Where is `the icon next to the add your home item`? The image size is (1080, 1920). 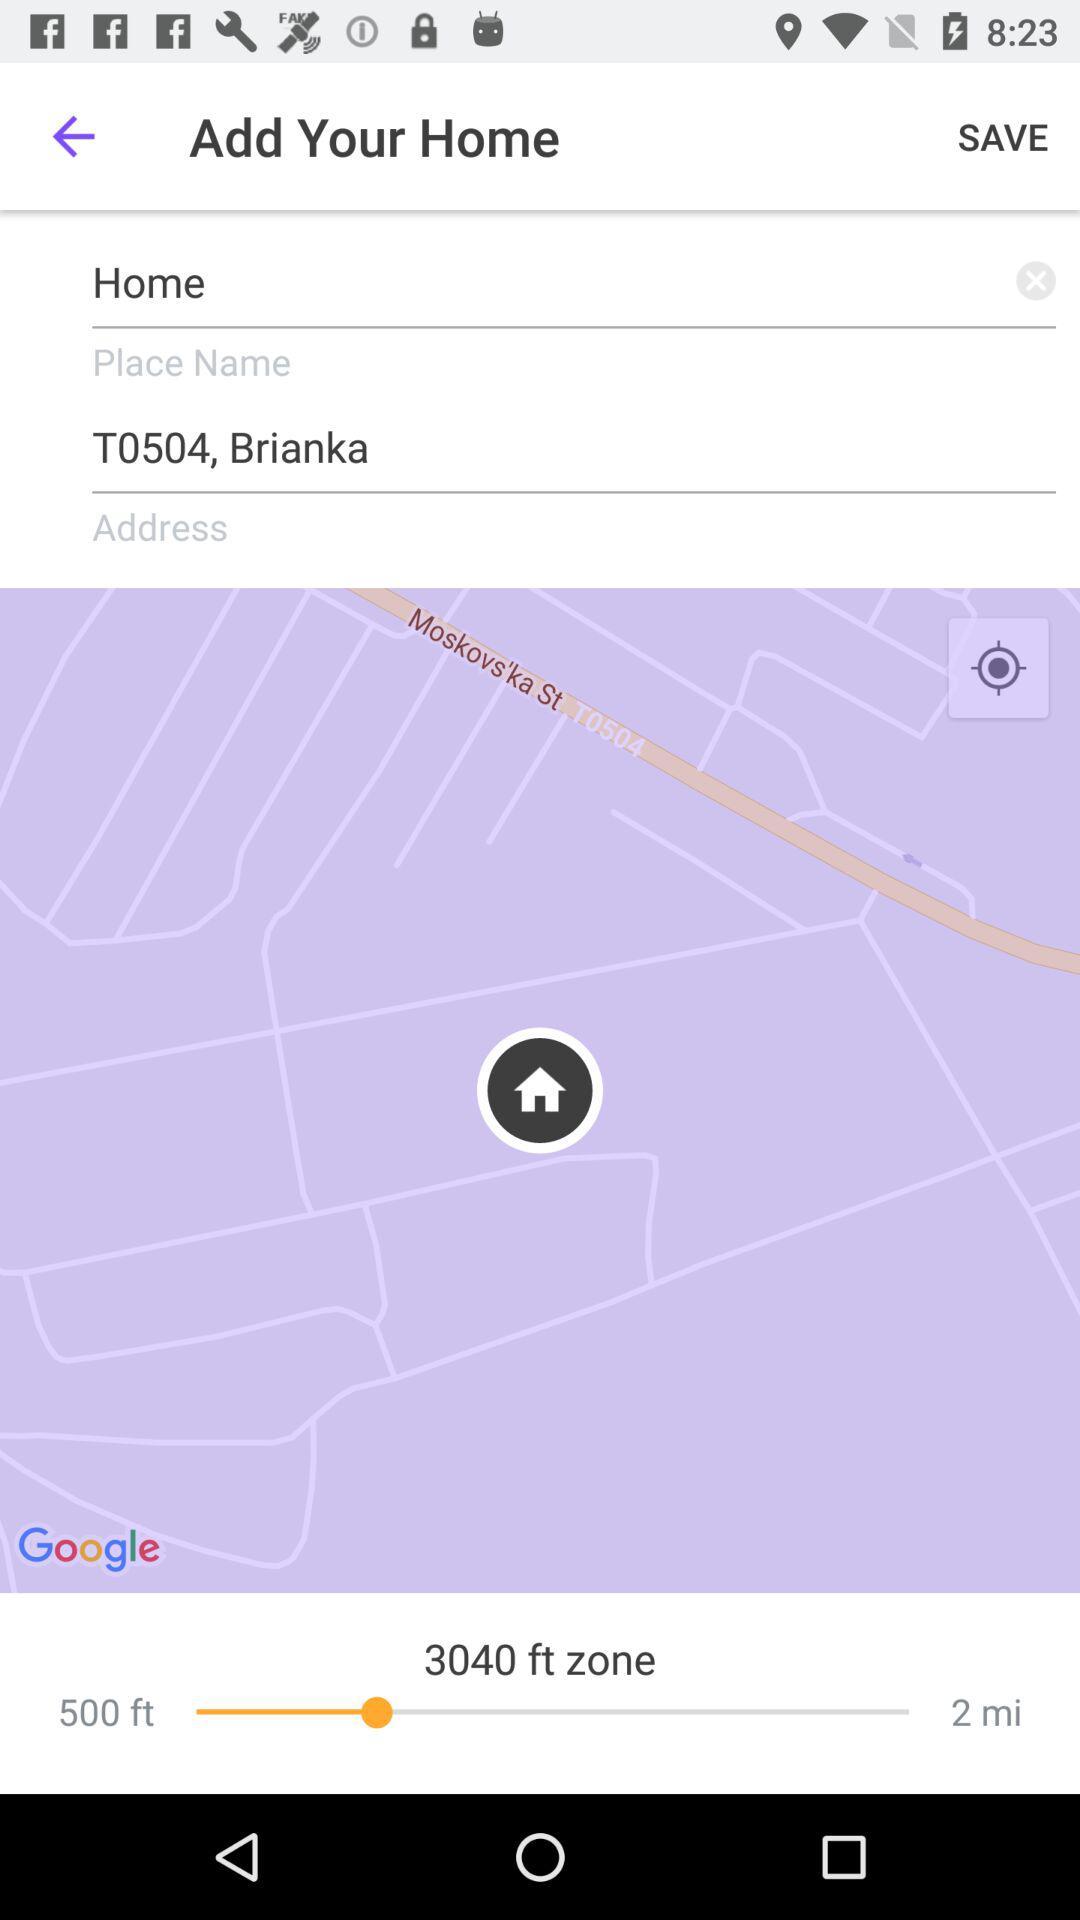 the icon next to the add your home item is located at coordinates (1003, 135).